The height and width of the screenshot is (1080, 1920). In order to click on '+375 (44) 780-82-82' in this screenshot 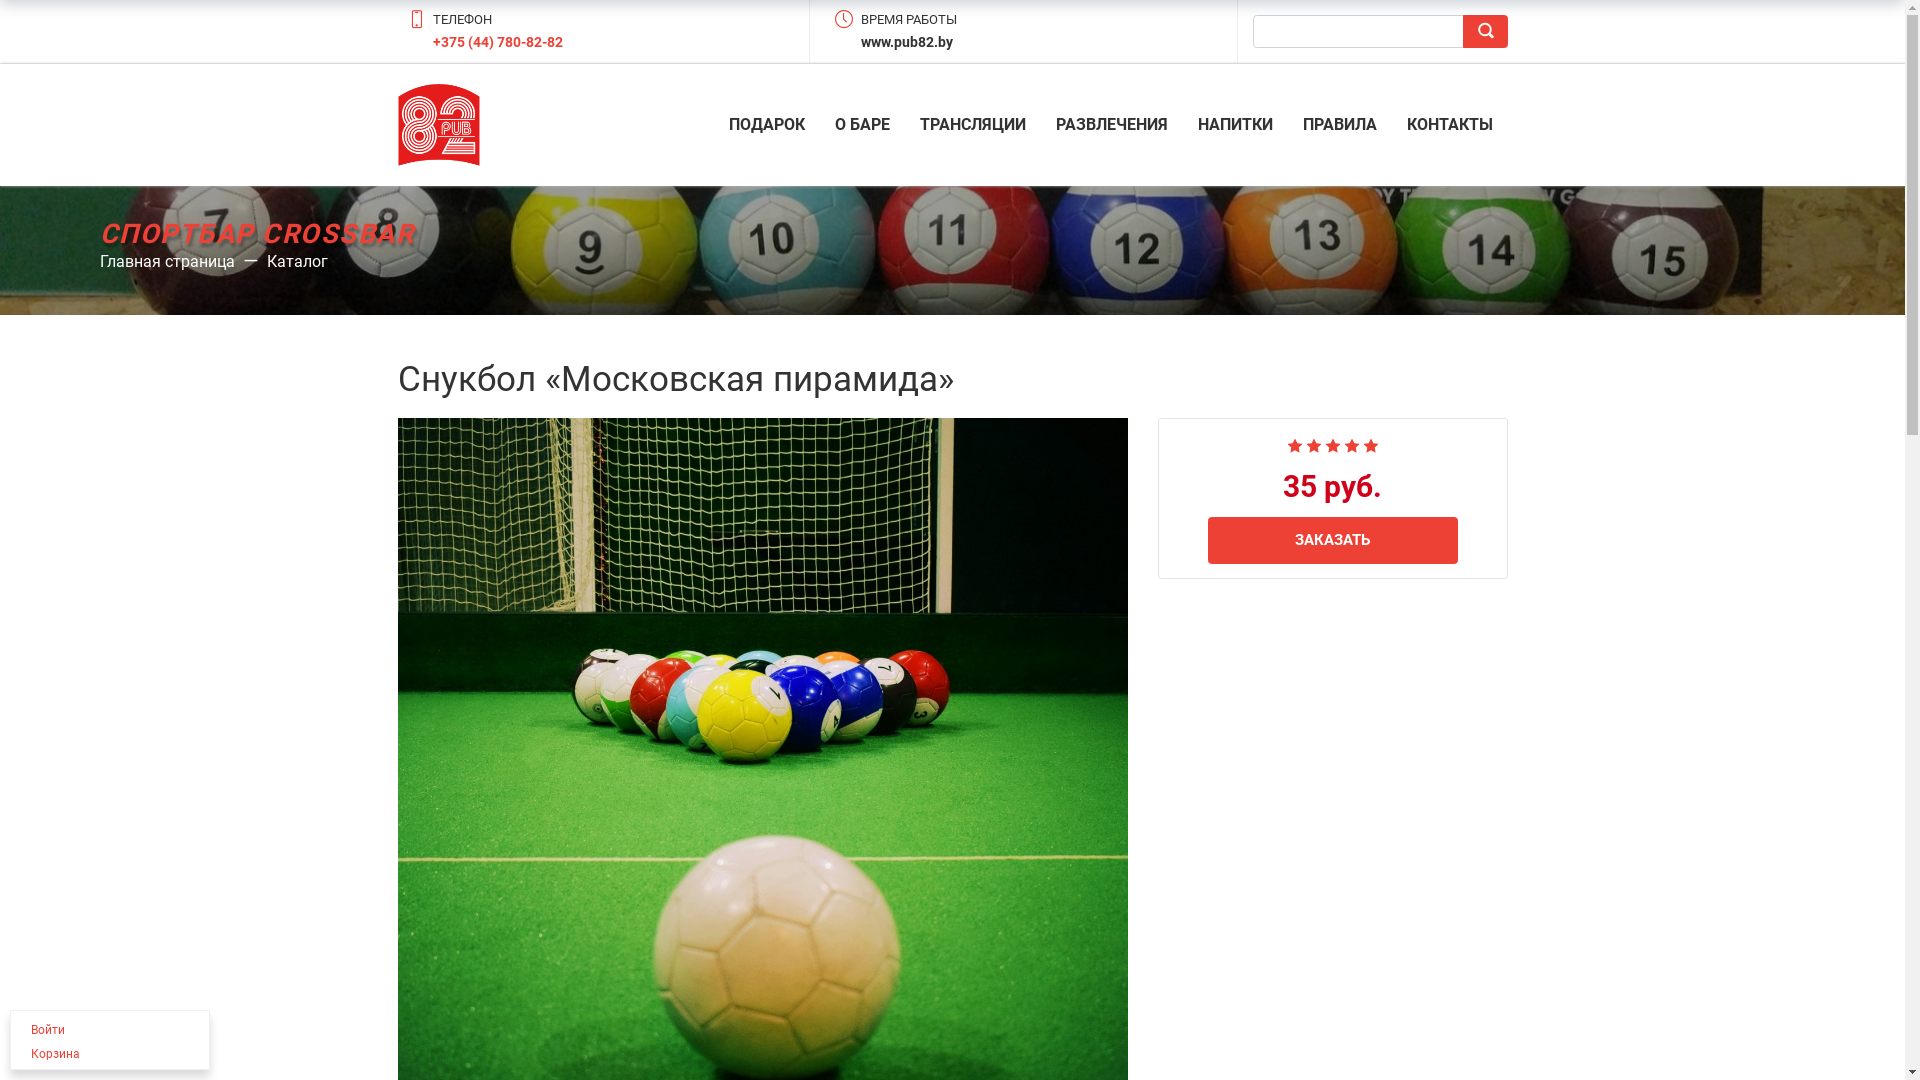, I will do `click(498, 42)`.